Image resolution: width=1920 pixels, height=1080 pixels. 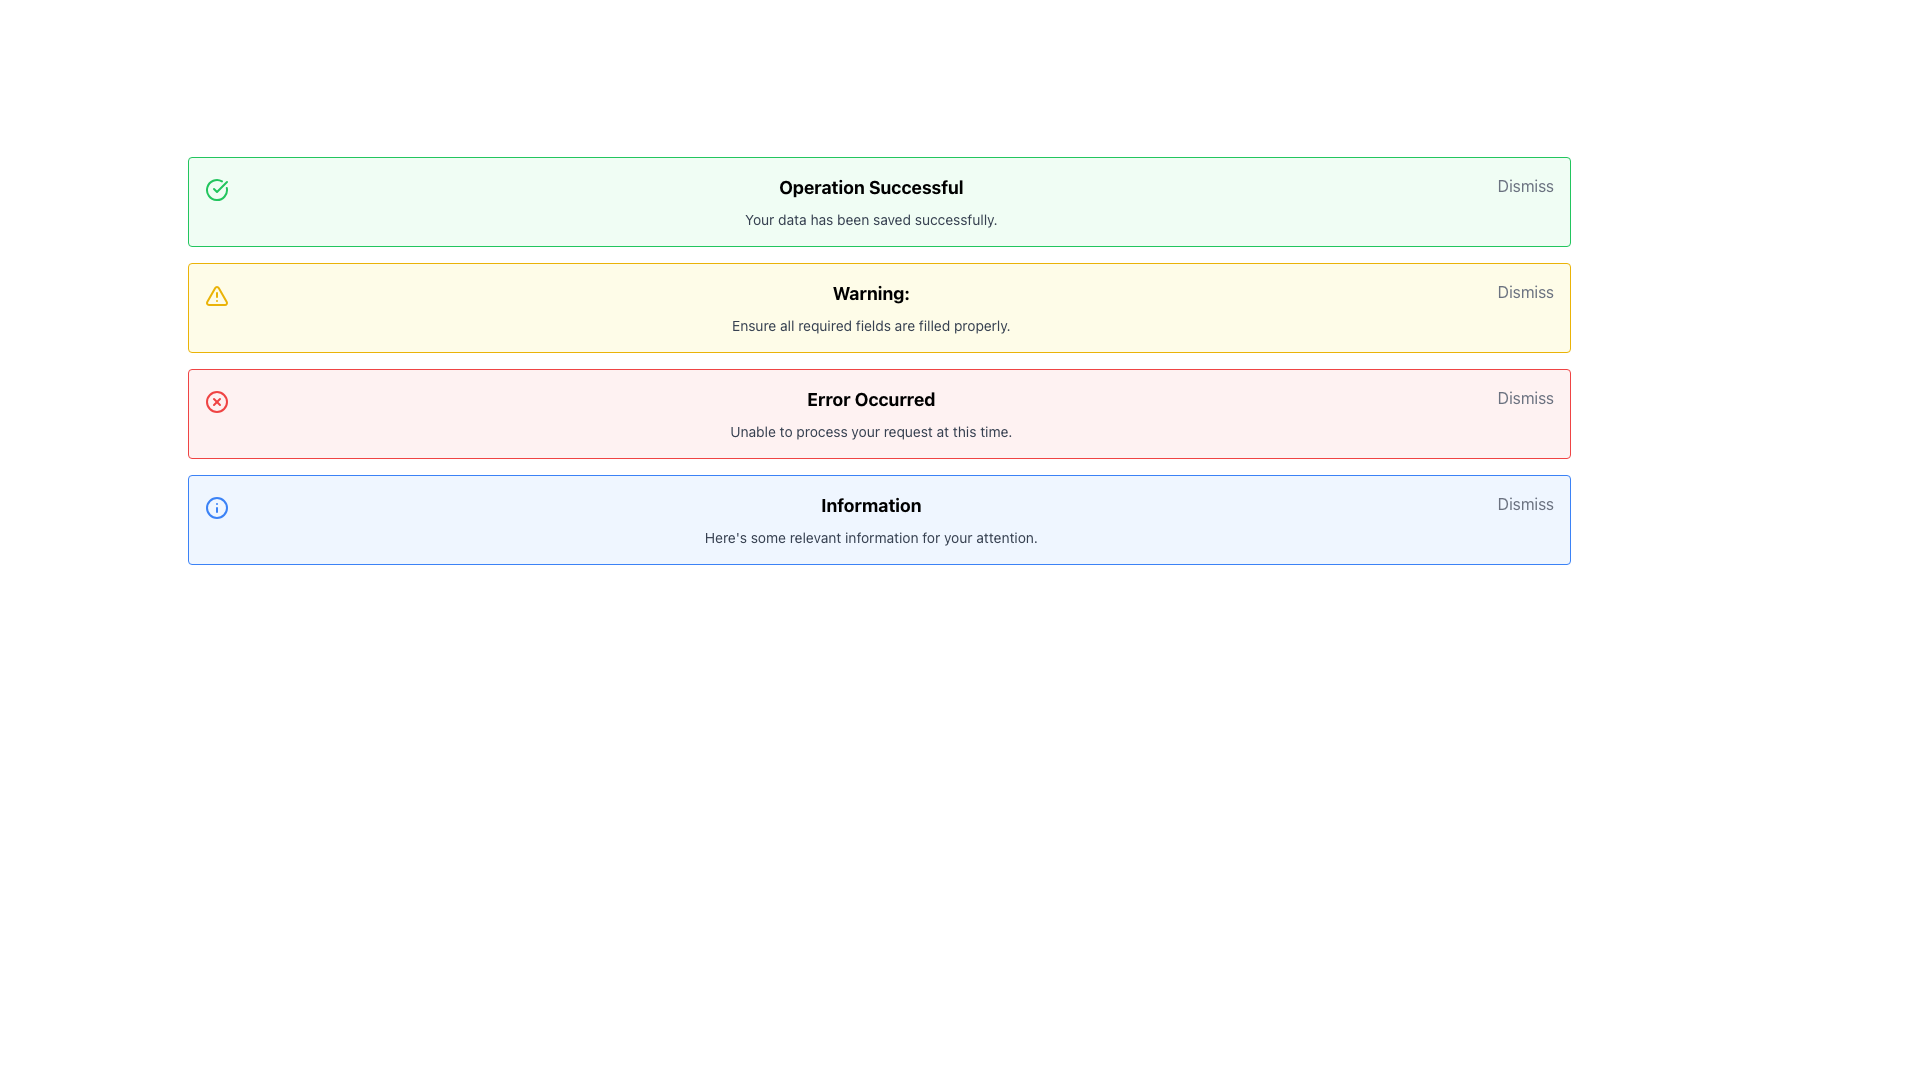 I want to click on the text element that reads 'Here's some relevant information for your attention.' located within the blue box labeled 'Information.', so click(x=871, y=536).